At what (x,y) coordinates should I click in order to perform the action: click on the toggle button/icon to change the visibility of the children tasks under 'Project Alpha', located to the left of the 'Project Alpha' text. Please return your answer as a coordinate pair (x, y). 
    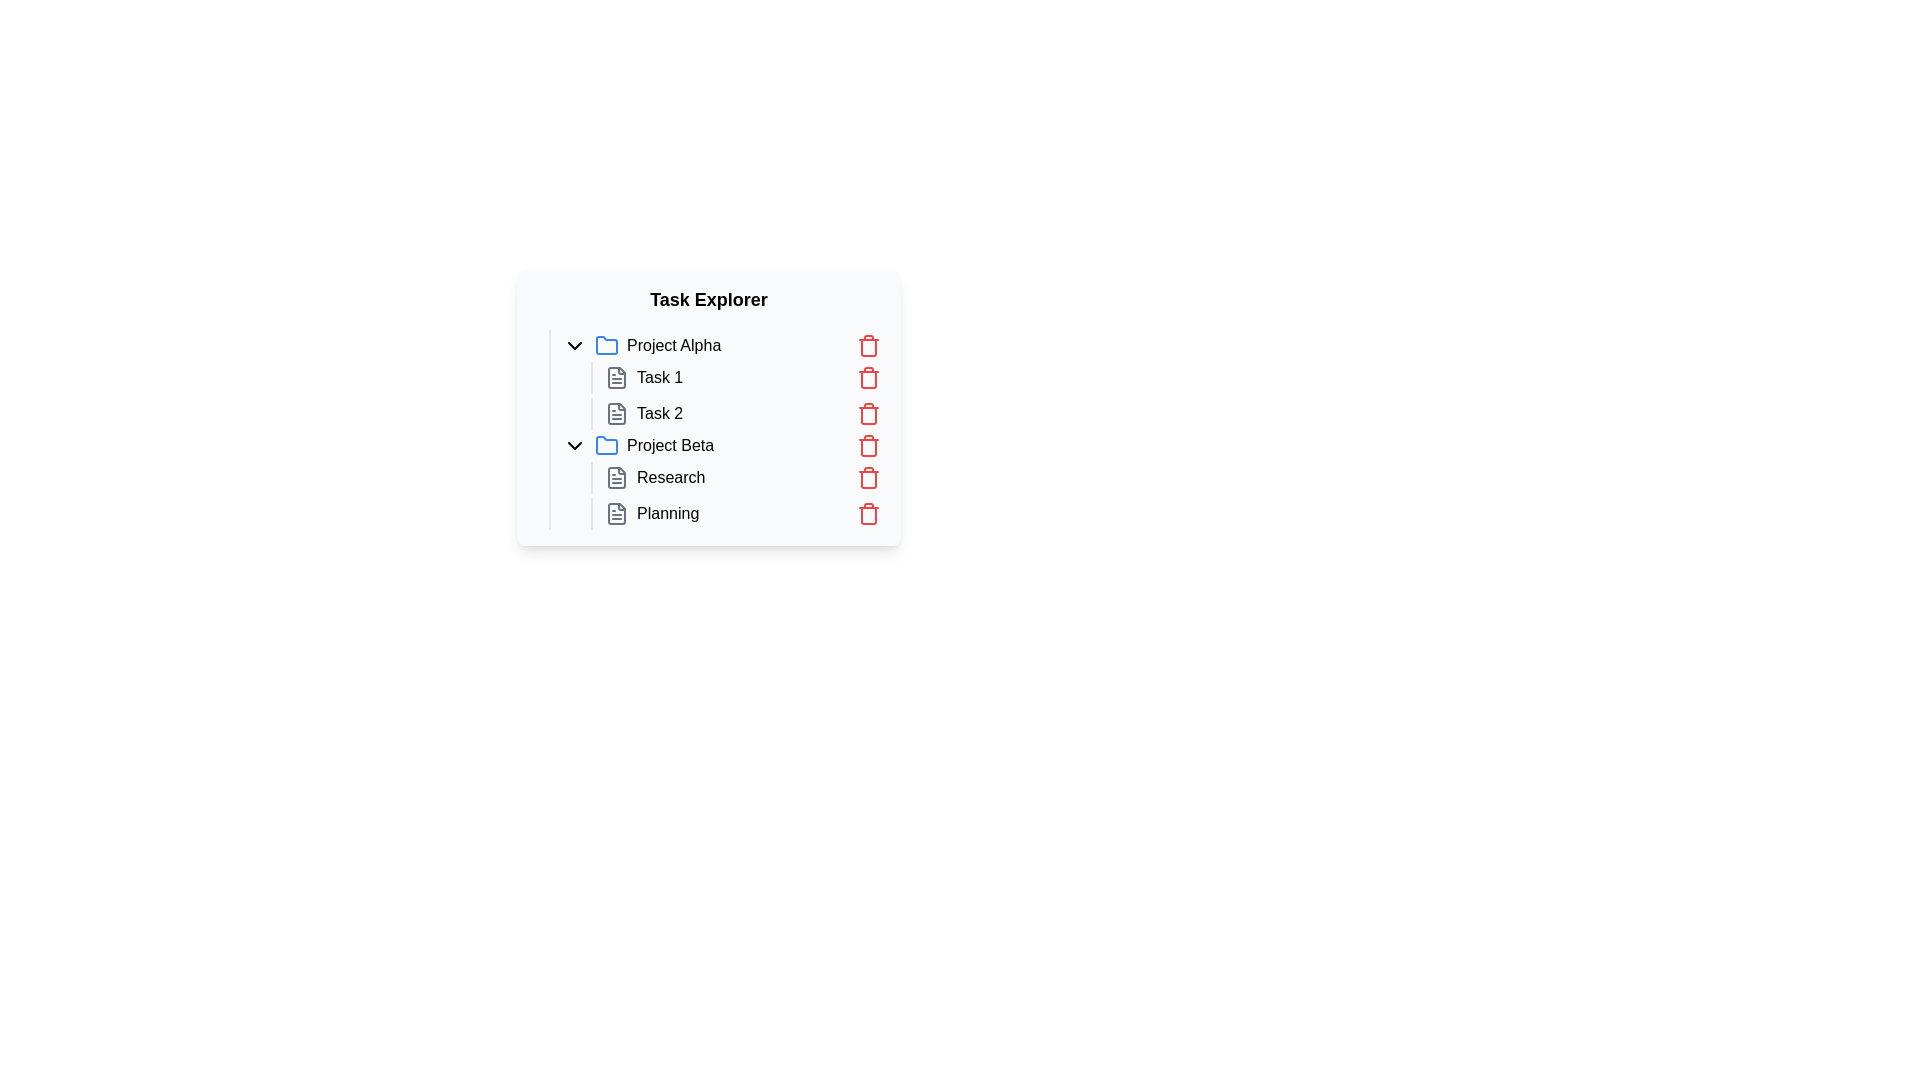
    Looking at the image, I should click on (574, 345).